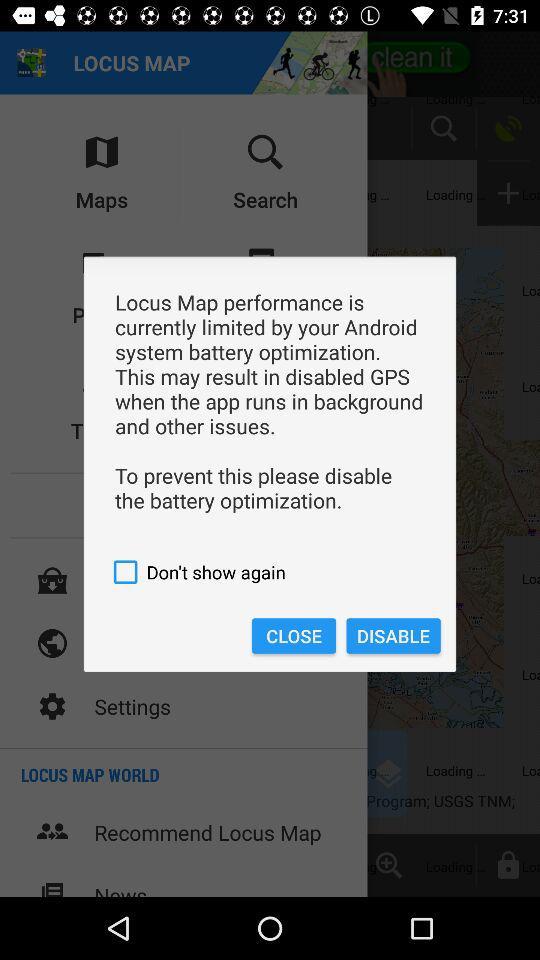 The image size is (540, 960). Describe the element at coordinates (393, 635) in the screenshot. I see `the disable` at that location.